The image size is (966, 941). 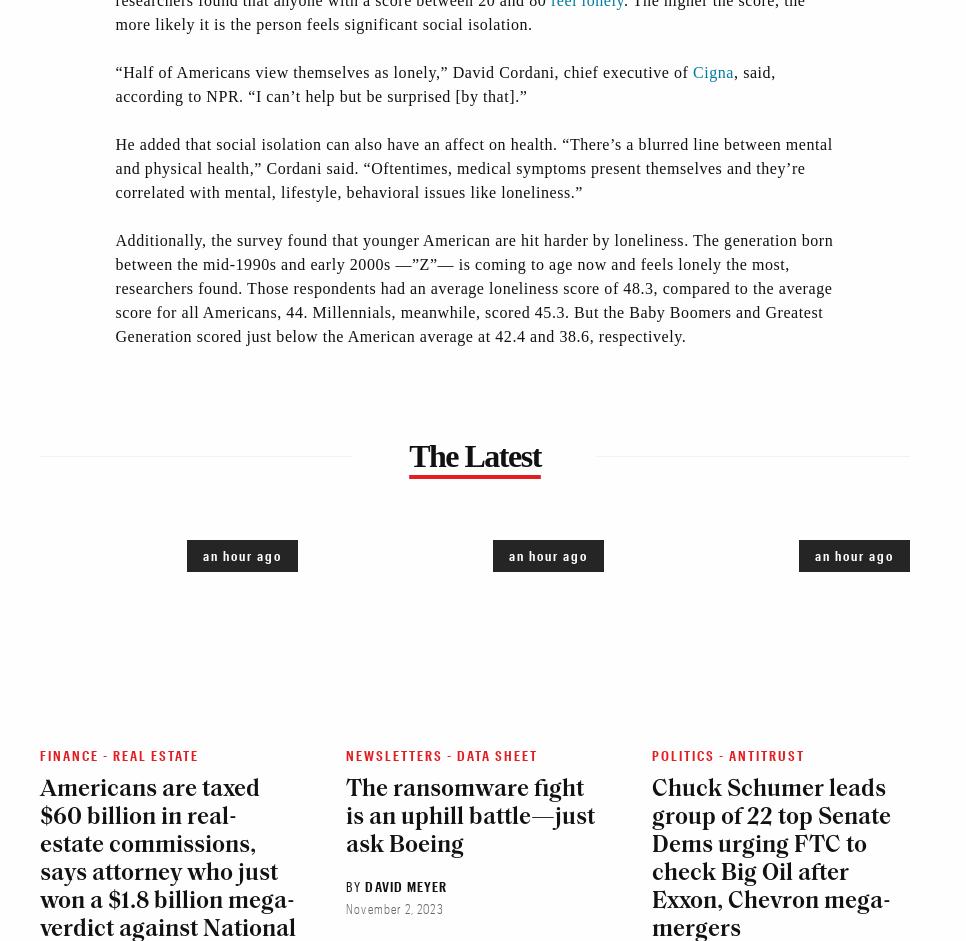 What do you see at coordinates (83, 439) in the screenshot?
I see `'Customer Support'` at bounding box center [83, 439].